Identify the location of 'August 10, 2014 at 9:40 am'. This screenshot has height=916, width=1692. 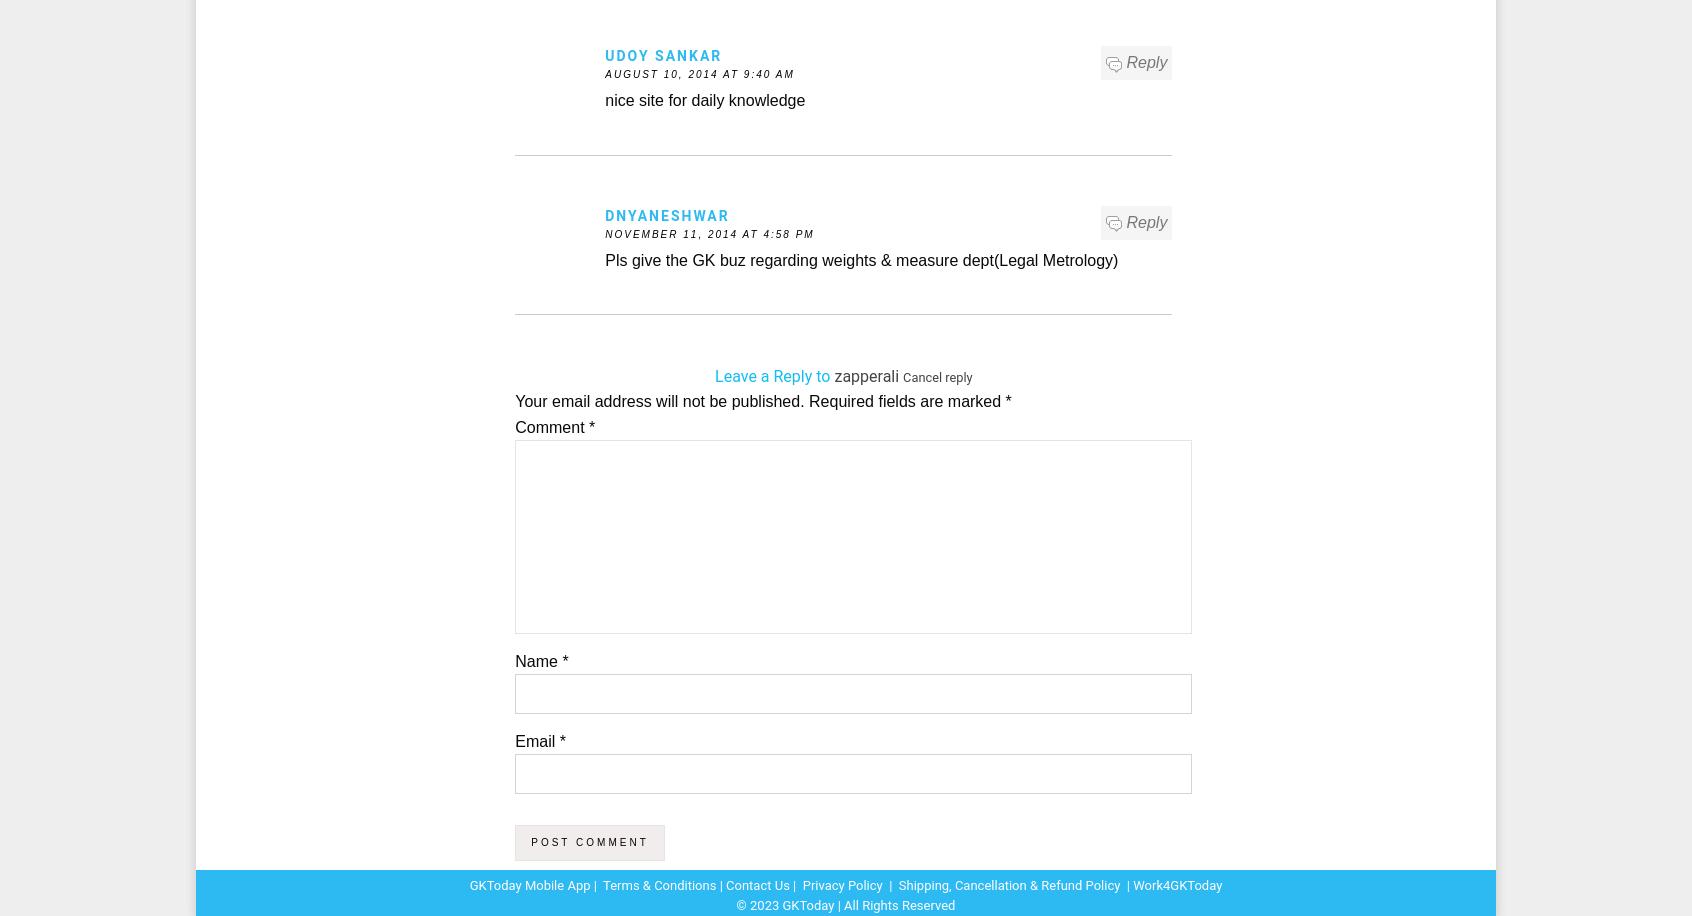
(699, 73).